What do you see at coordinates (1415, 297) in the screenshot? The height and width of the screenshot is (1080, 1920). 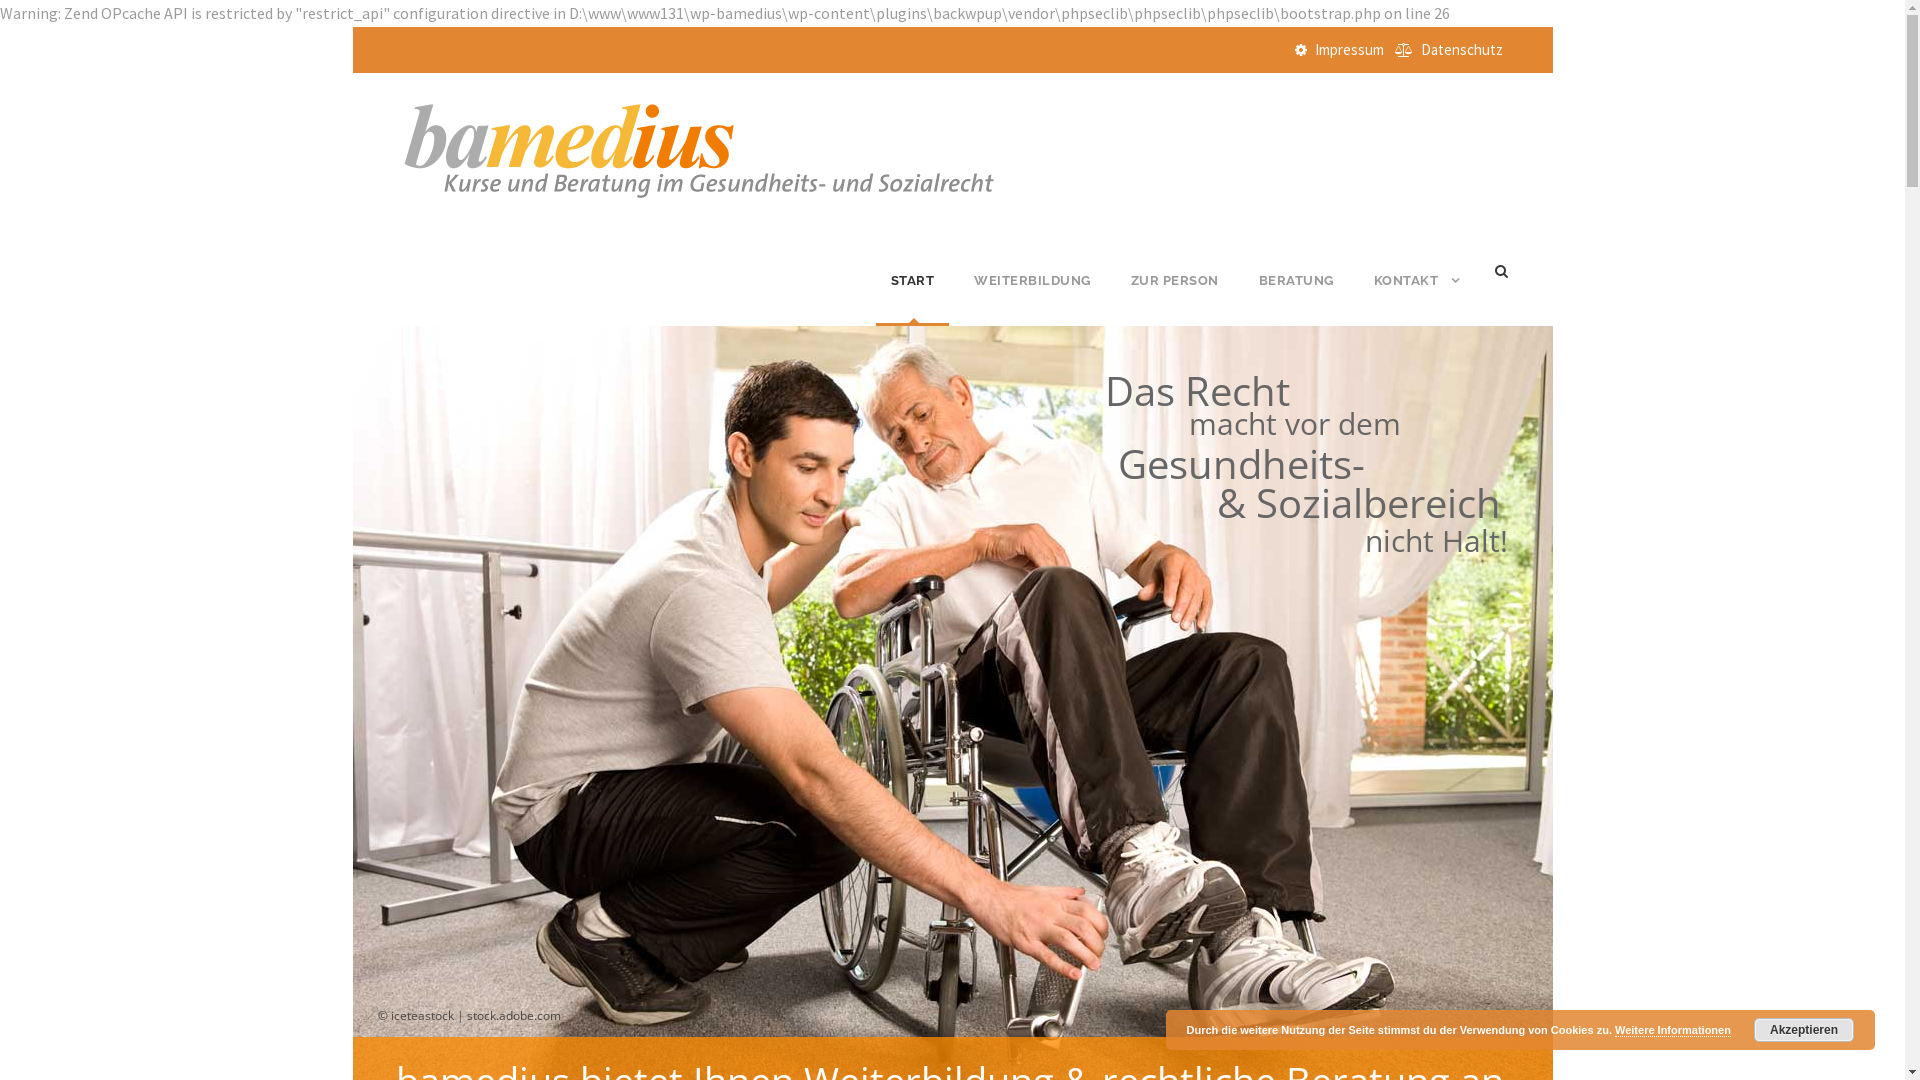 I see `'KONTAKT'` at bounding box center [1415, 297].